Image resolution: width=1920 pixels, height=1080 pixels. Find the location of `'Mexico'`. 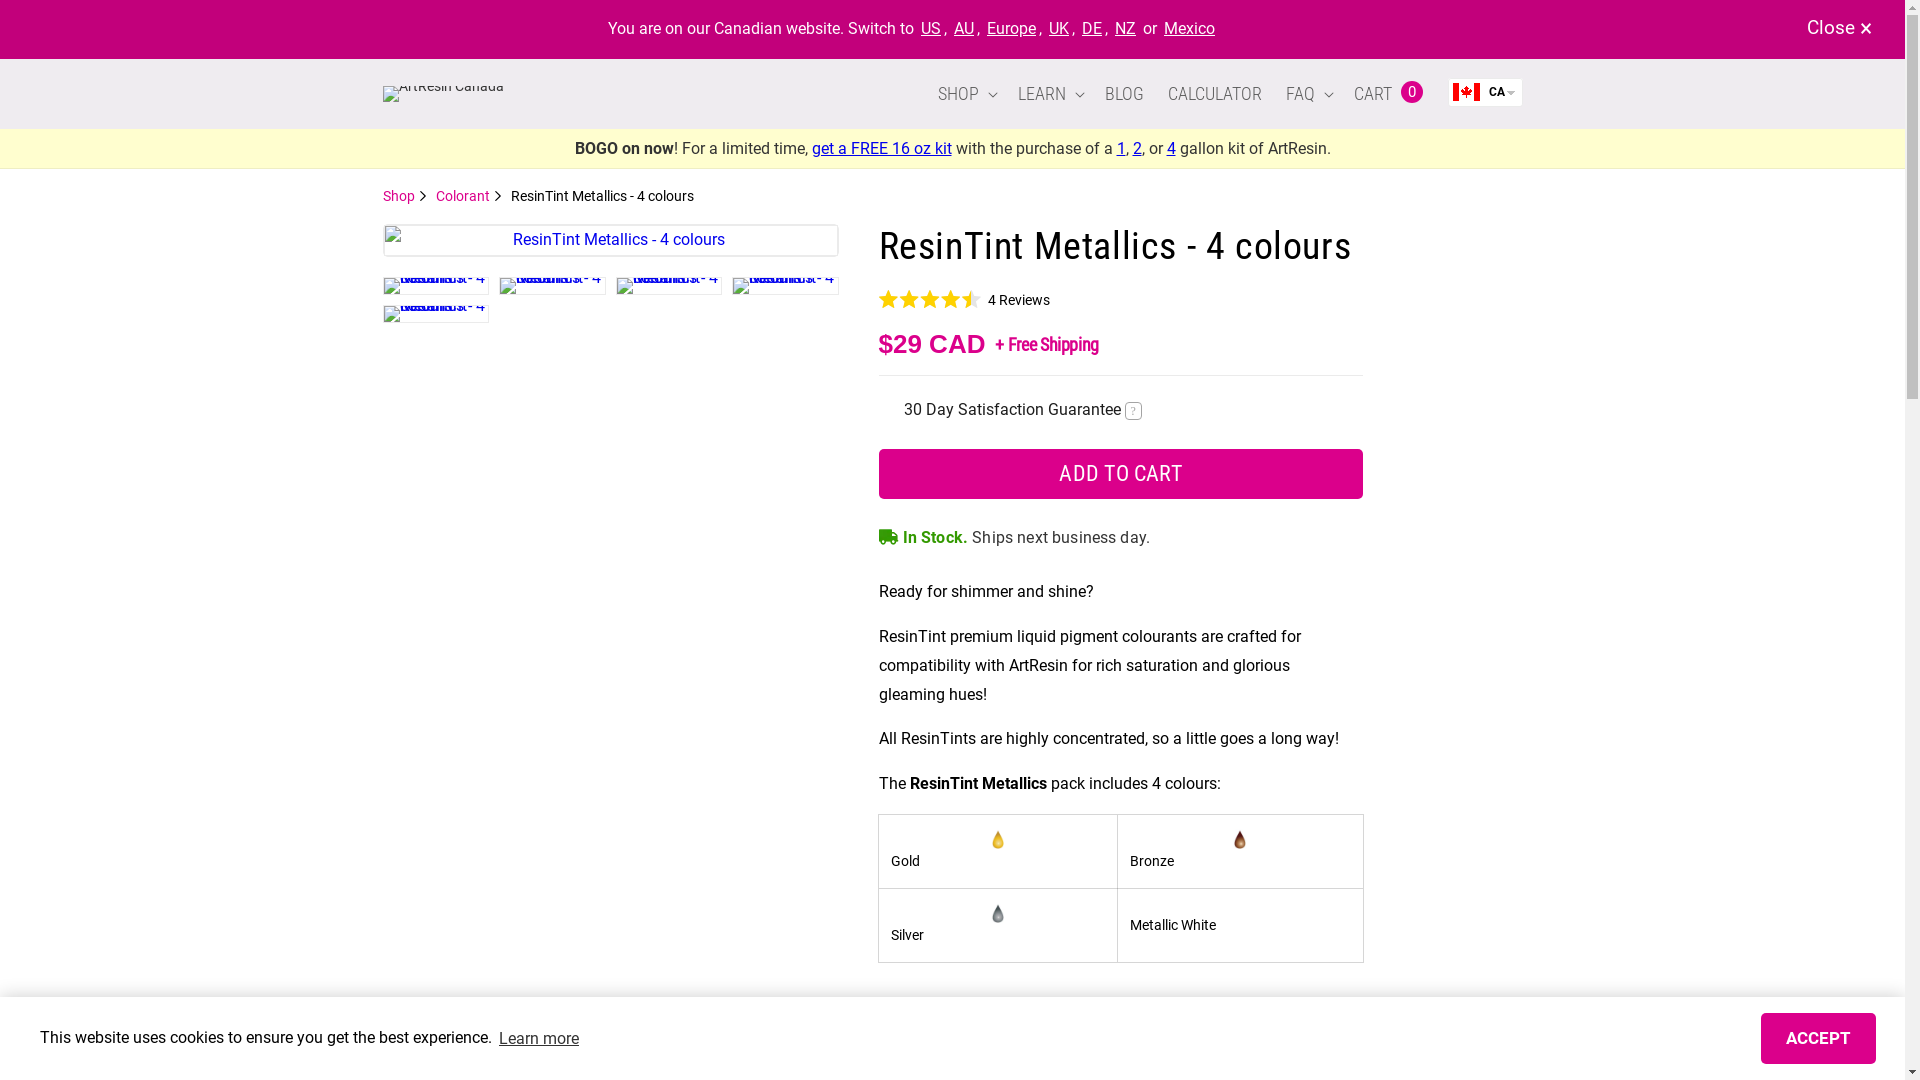

'Mexico' is located at coordinates (1189, 28).